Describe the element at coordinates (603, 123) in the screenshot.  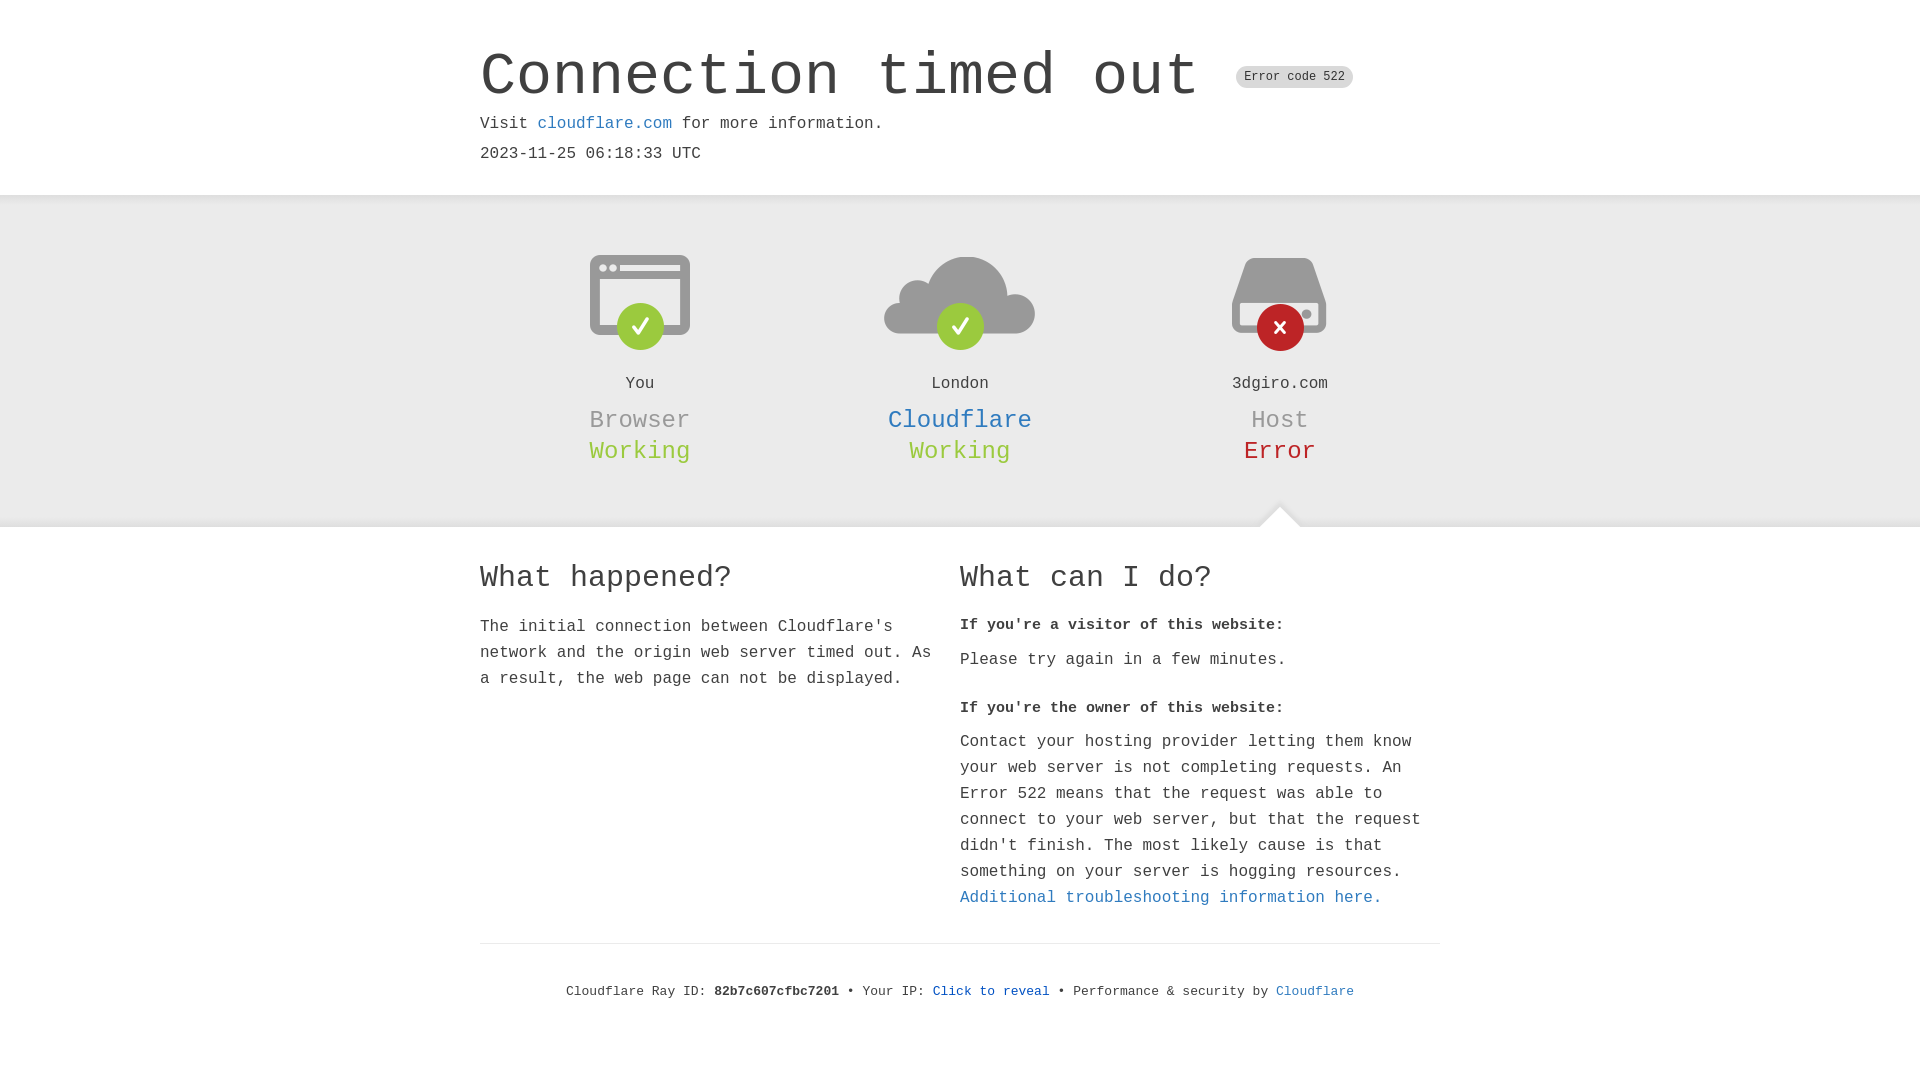
I see `'cloudflare.com'` at that location.